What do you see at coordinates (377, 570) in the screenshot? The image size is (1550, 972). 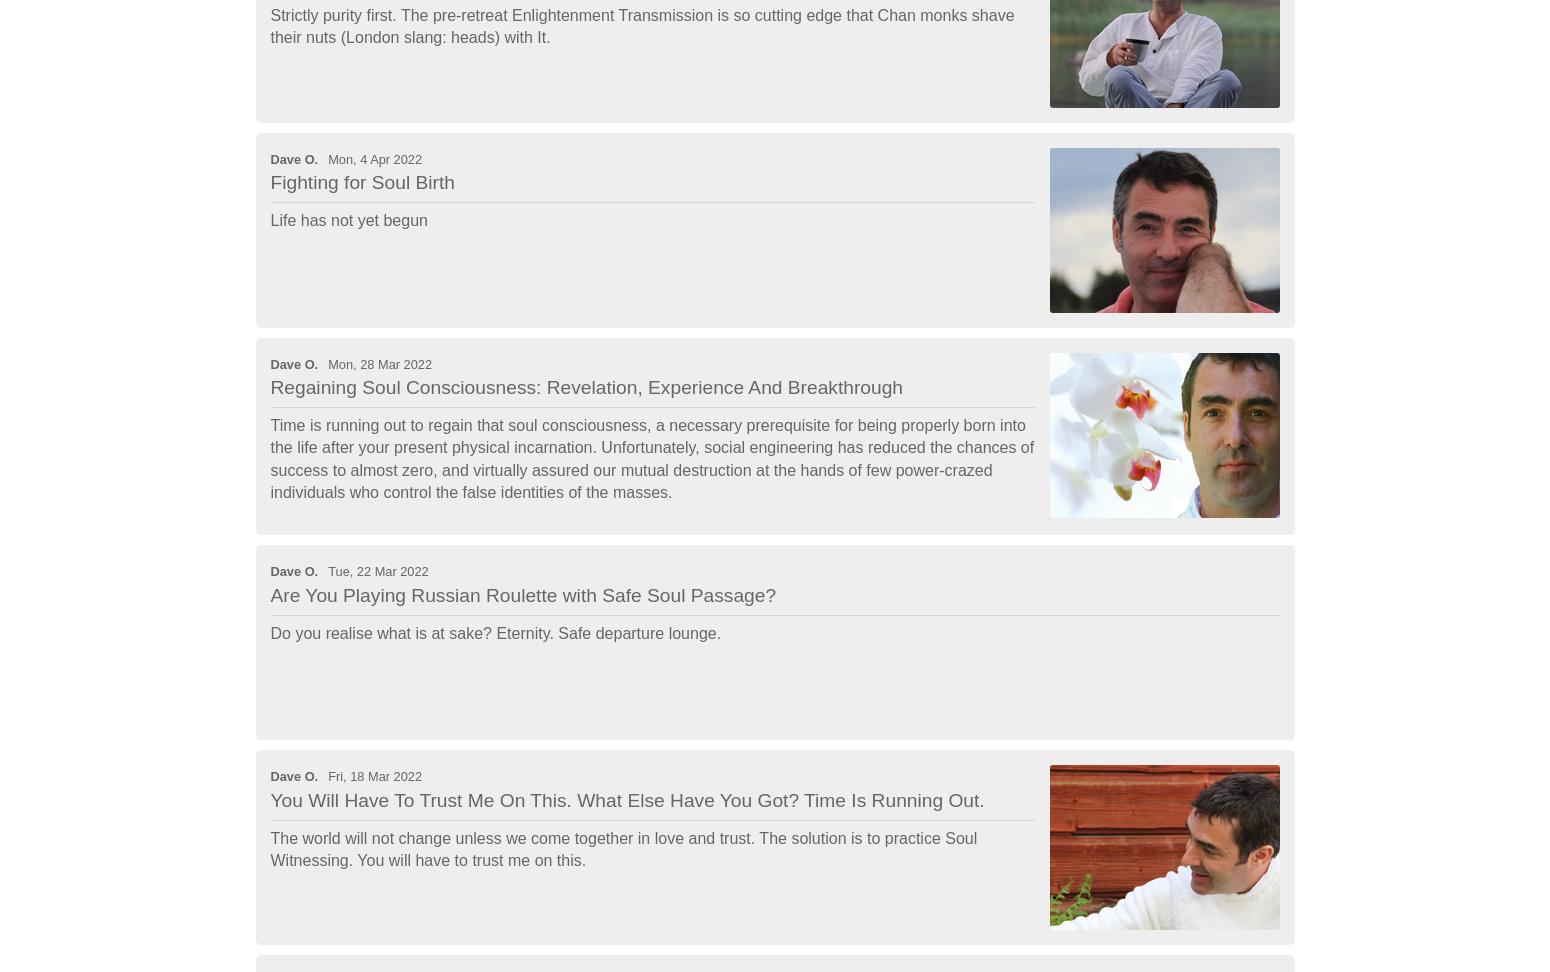 I see `'Tue, 22 Mar 2022'` at bounding box center [377, 570].